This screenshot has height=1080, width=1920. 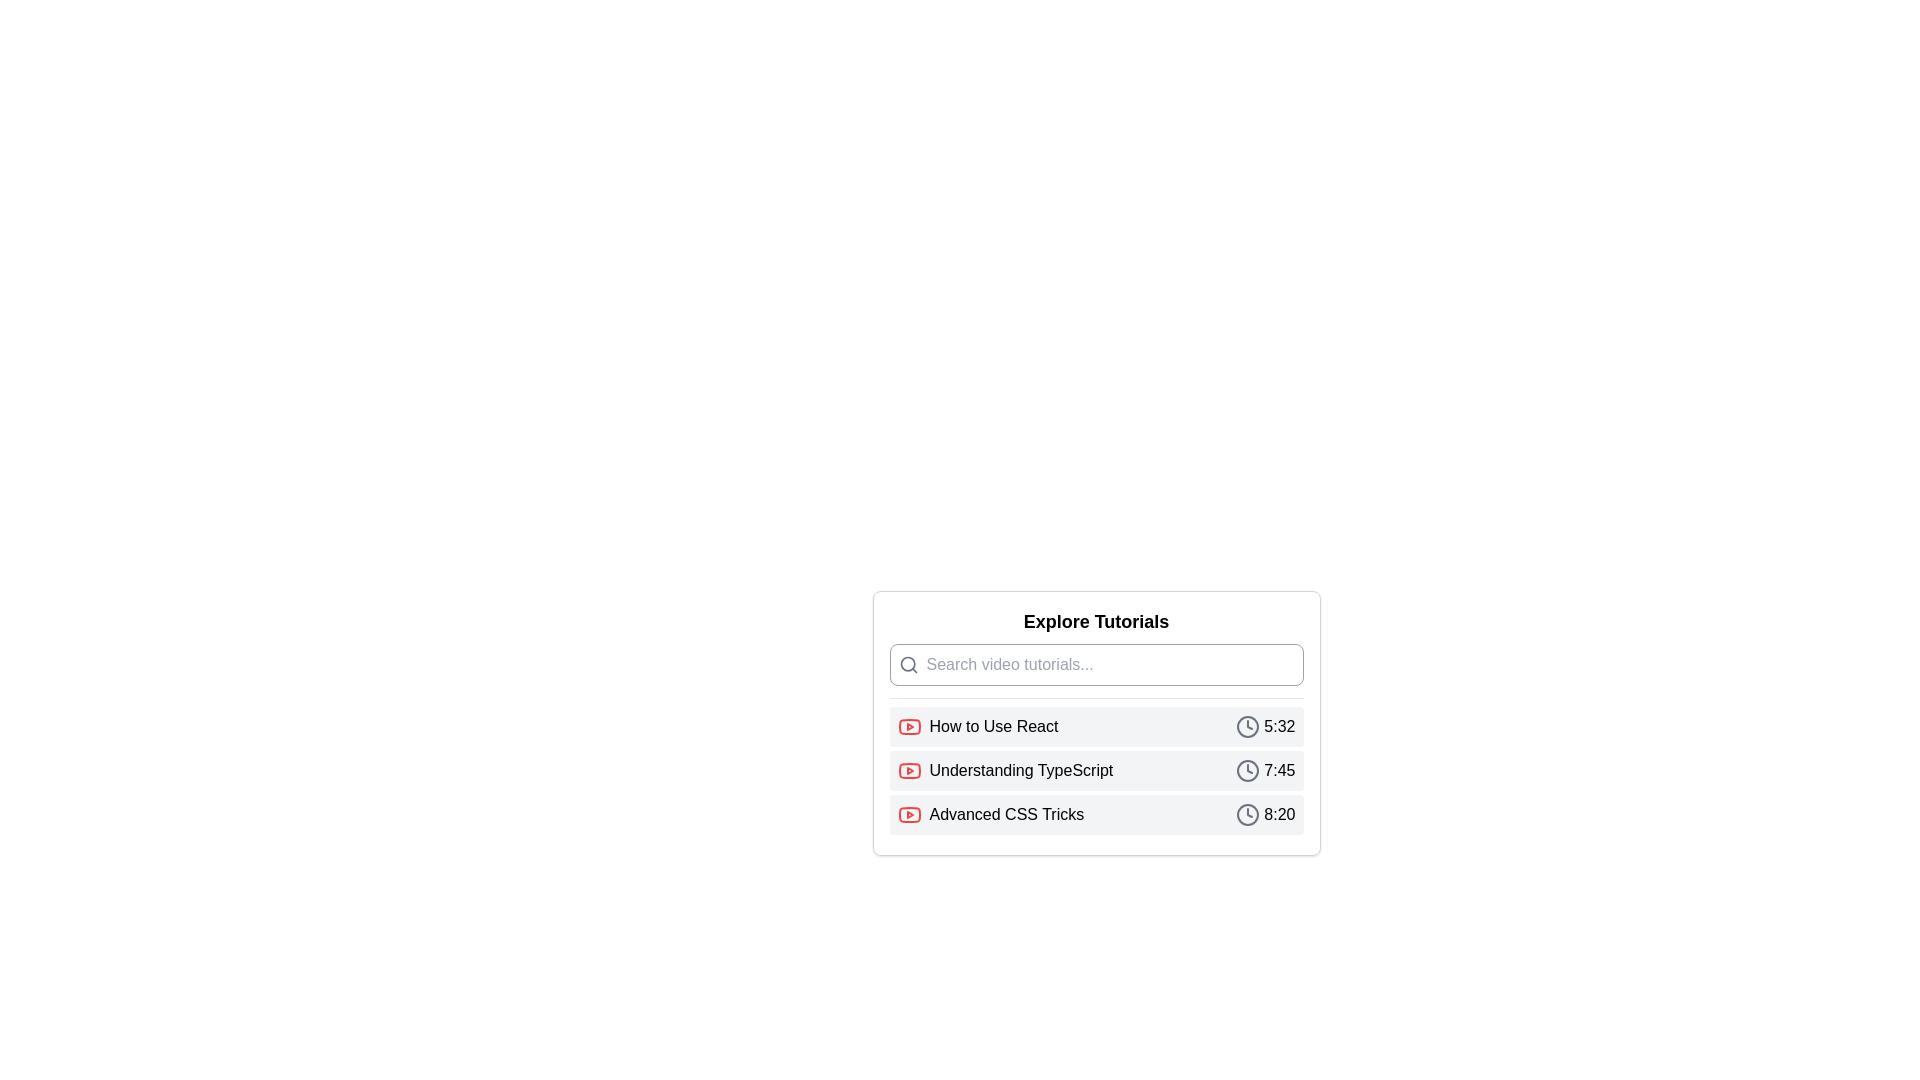 What do you see at coordinates (1247, 814) in the screenshot?
I see `the time icon next to the 'Advanced CSS Tricks' list item, which is positioned to the left of the time '8:20'` at bounding box center [1247, 814].